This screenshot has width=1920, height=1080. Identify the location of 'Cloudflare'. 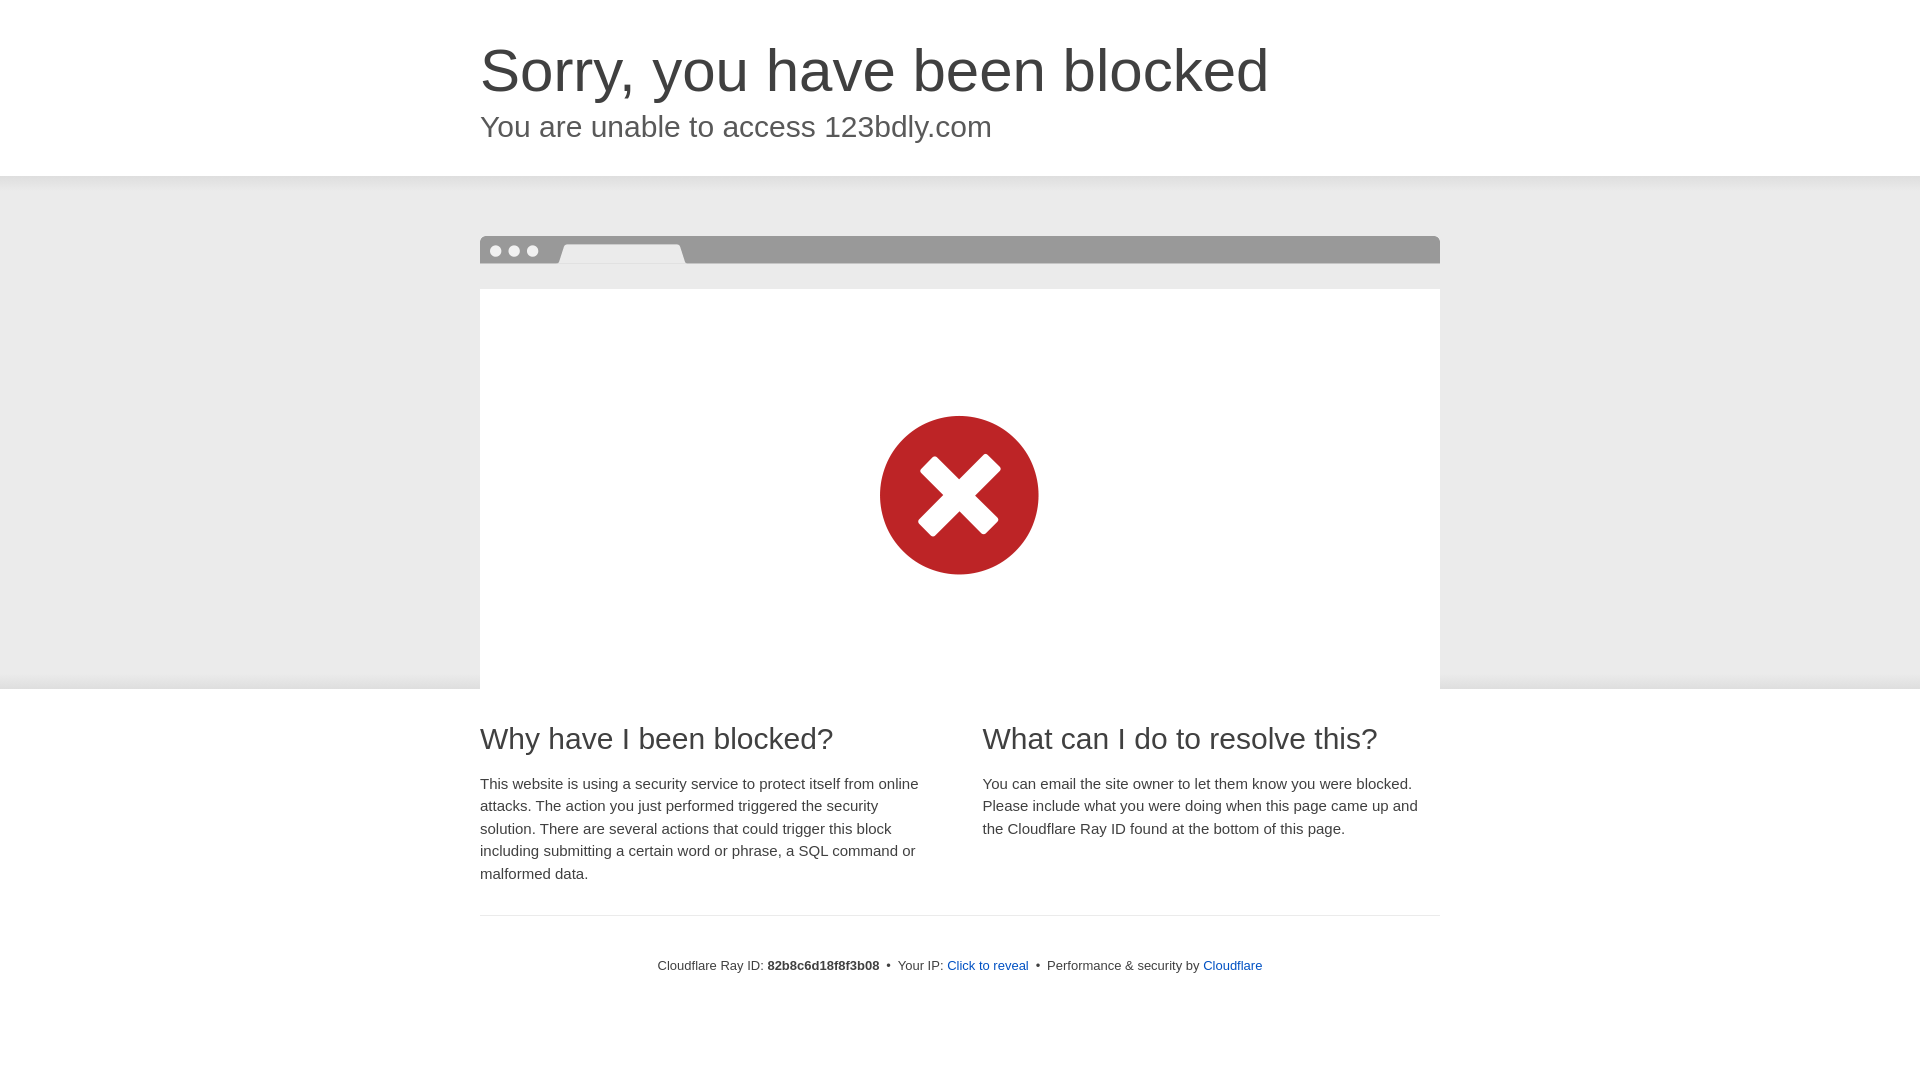
(1231, 964).